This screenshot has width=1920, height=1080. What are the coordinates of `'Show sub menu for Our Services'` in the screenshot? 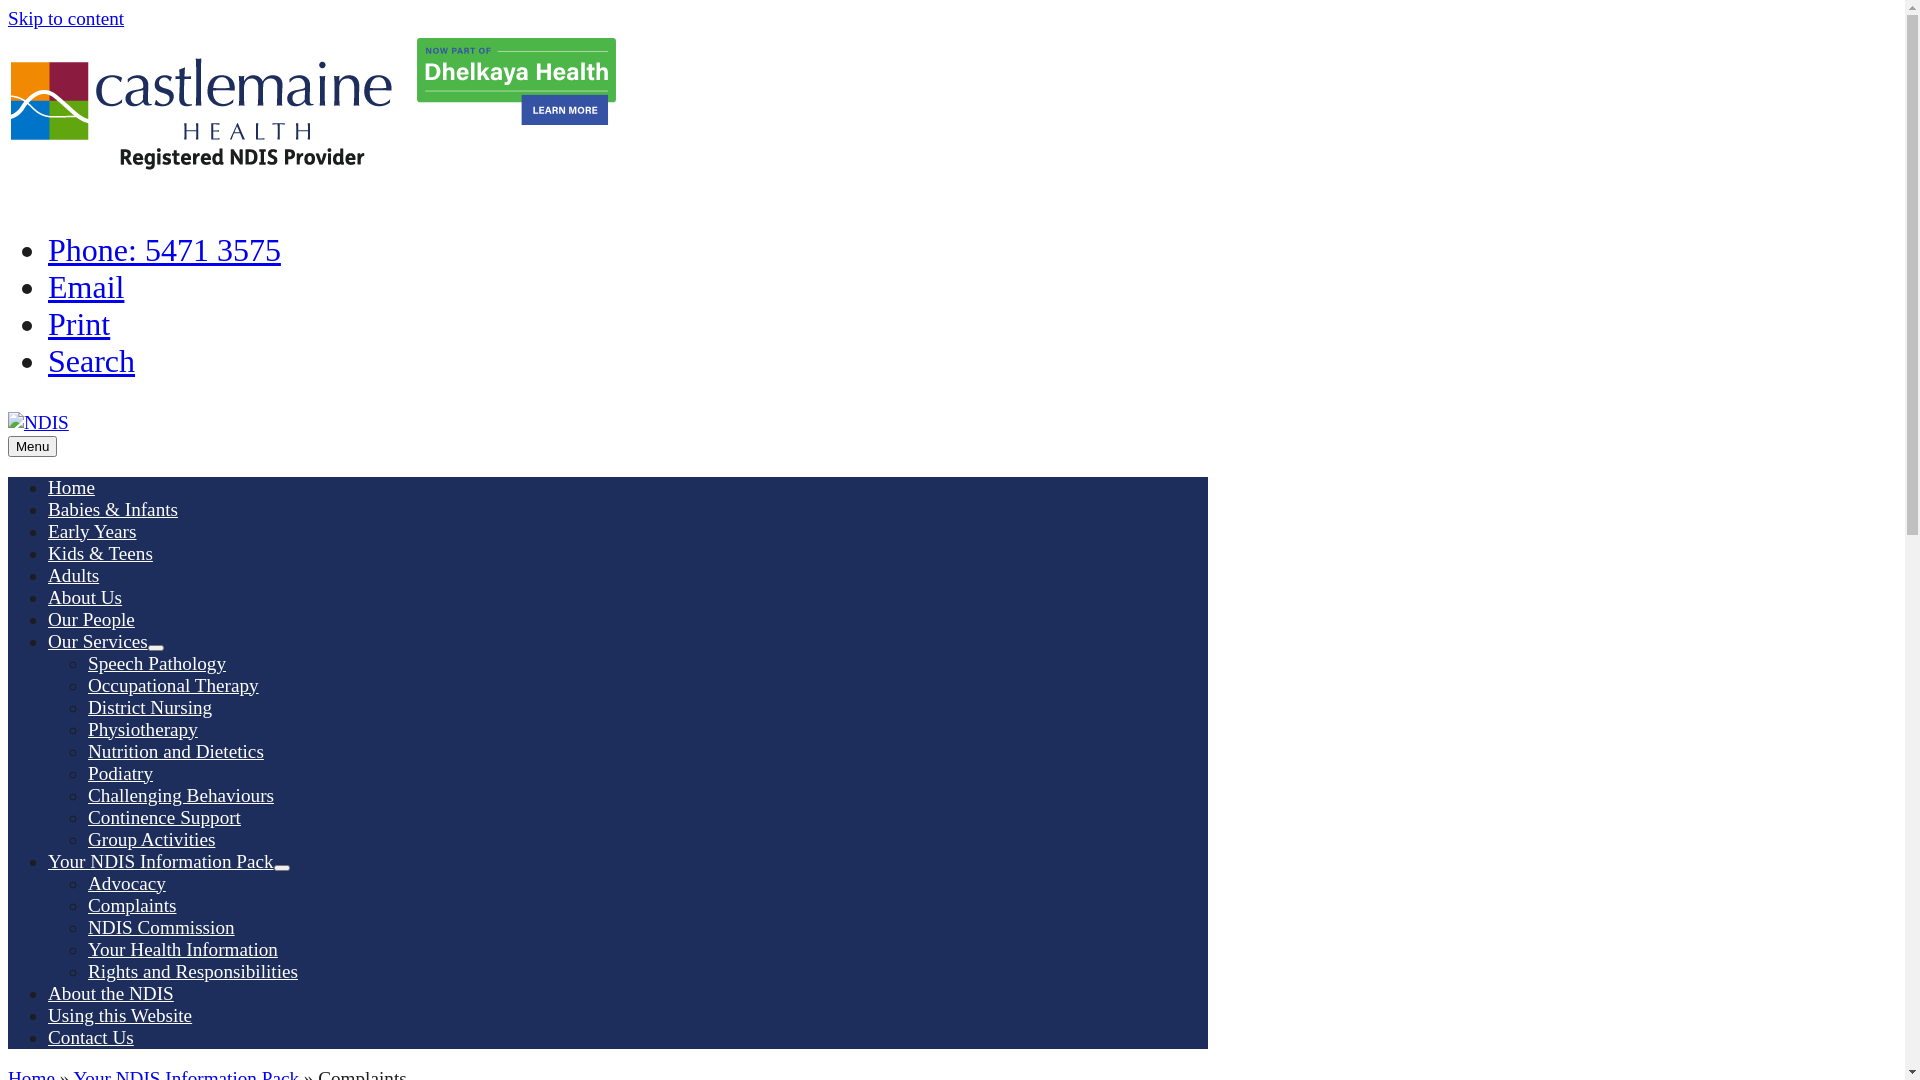 It's located at (147, 648).